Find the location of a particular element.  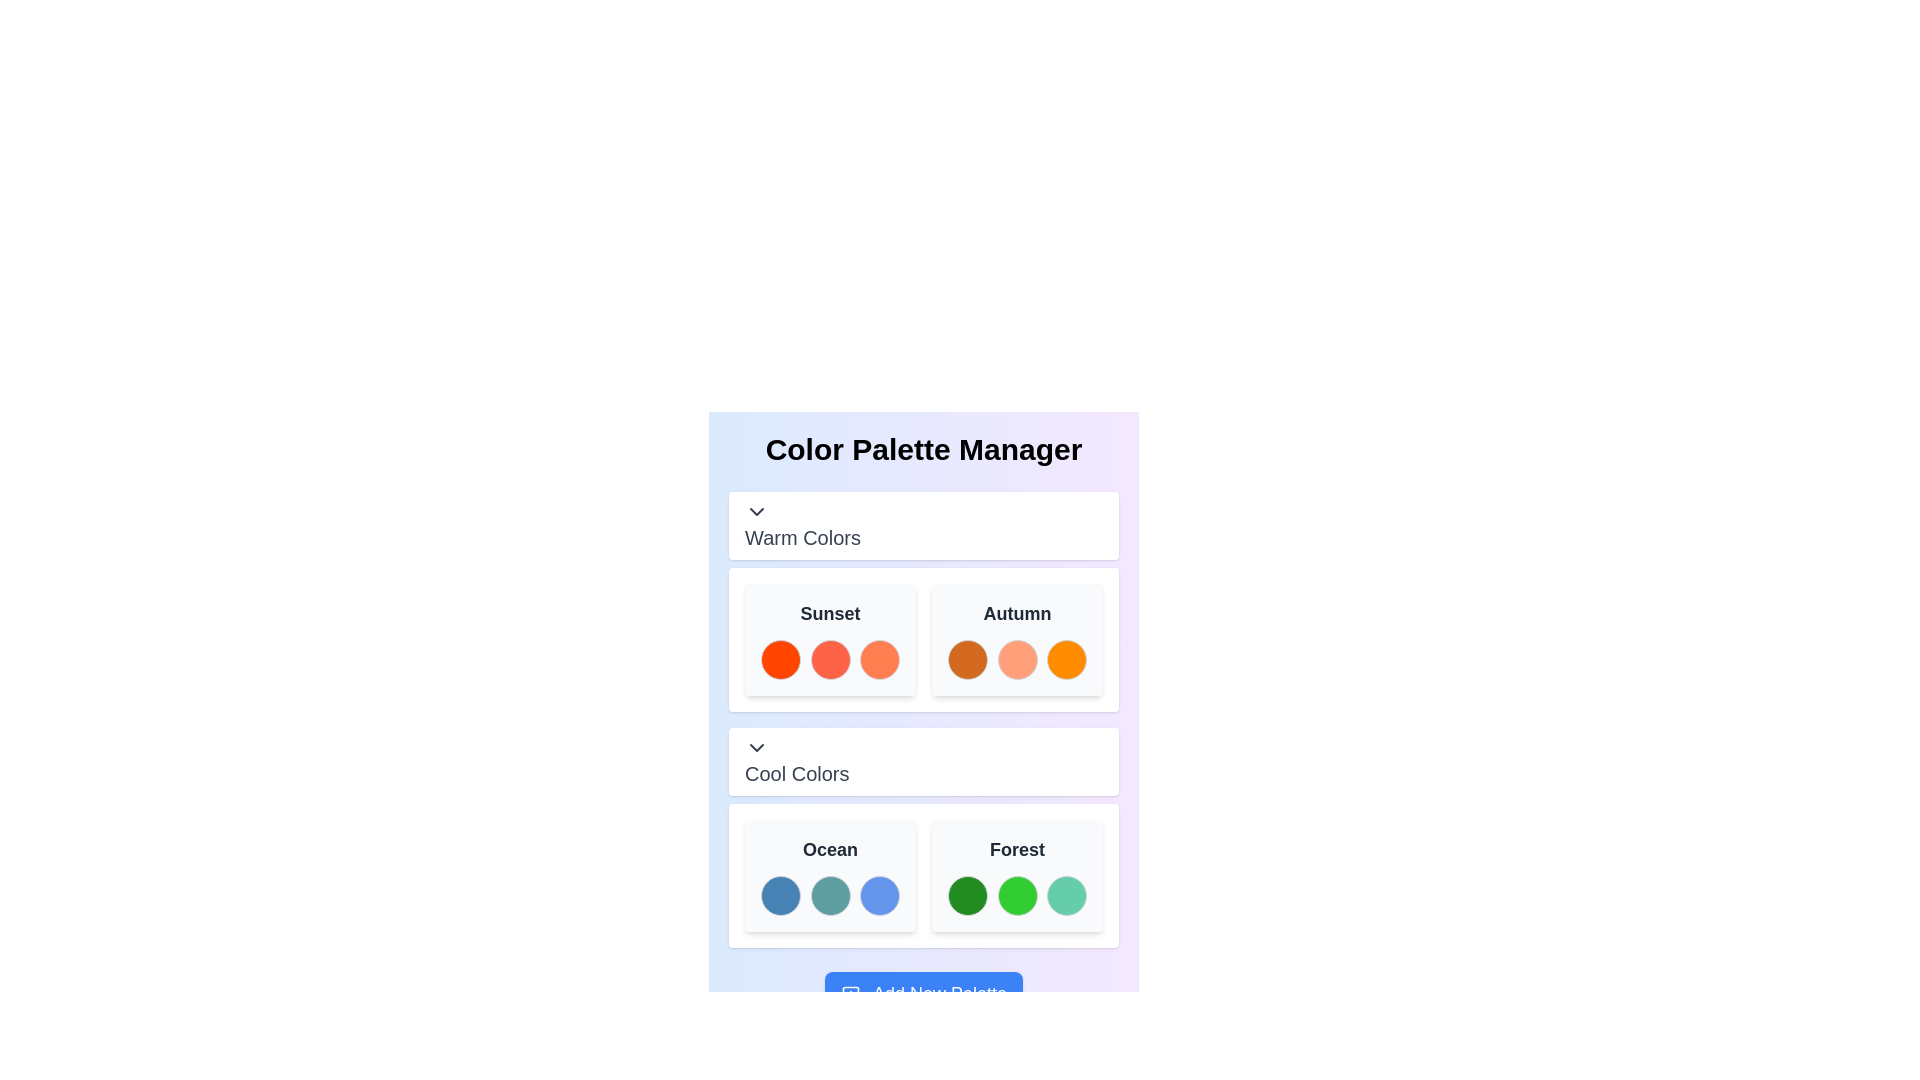

text label for the 'Autumn' color palette, located at the top-right corner of the 'Warm Colors' section, above the color swatches is located at coordinates (1017, 612).